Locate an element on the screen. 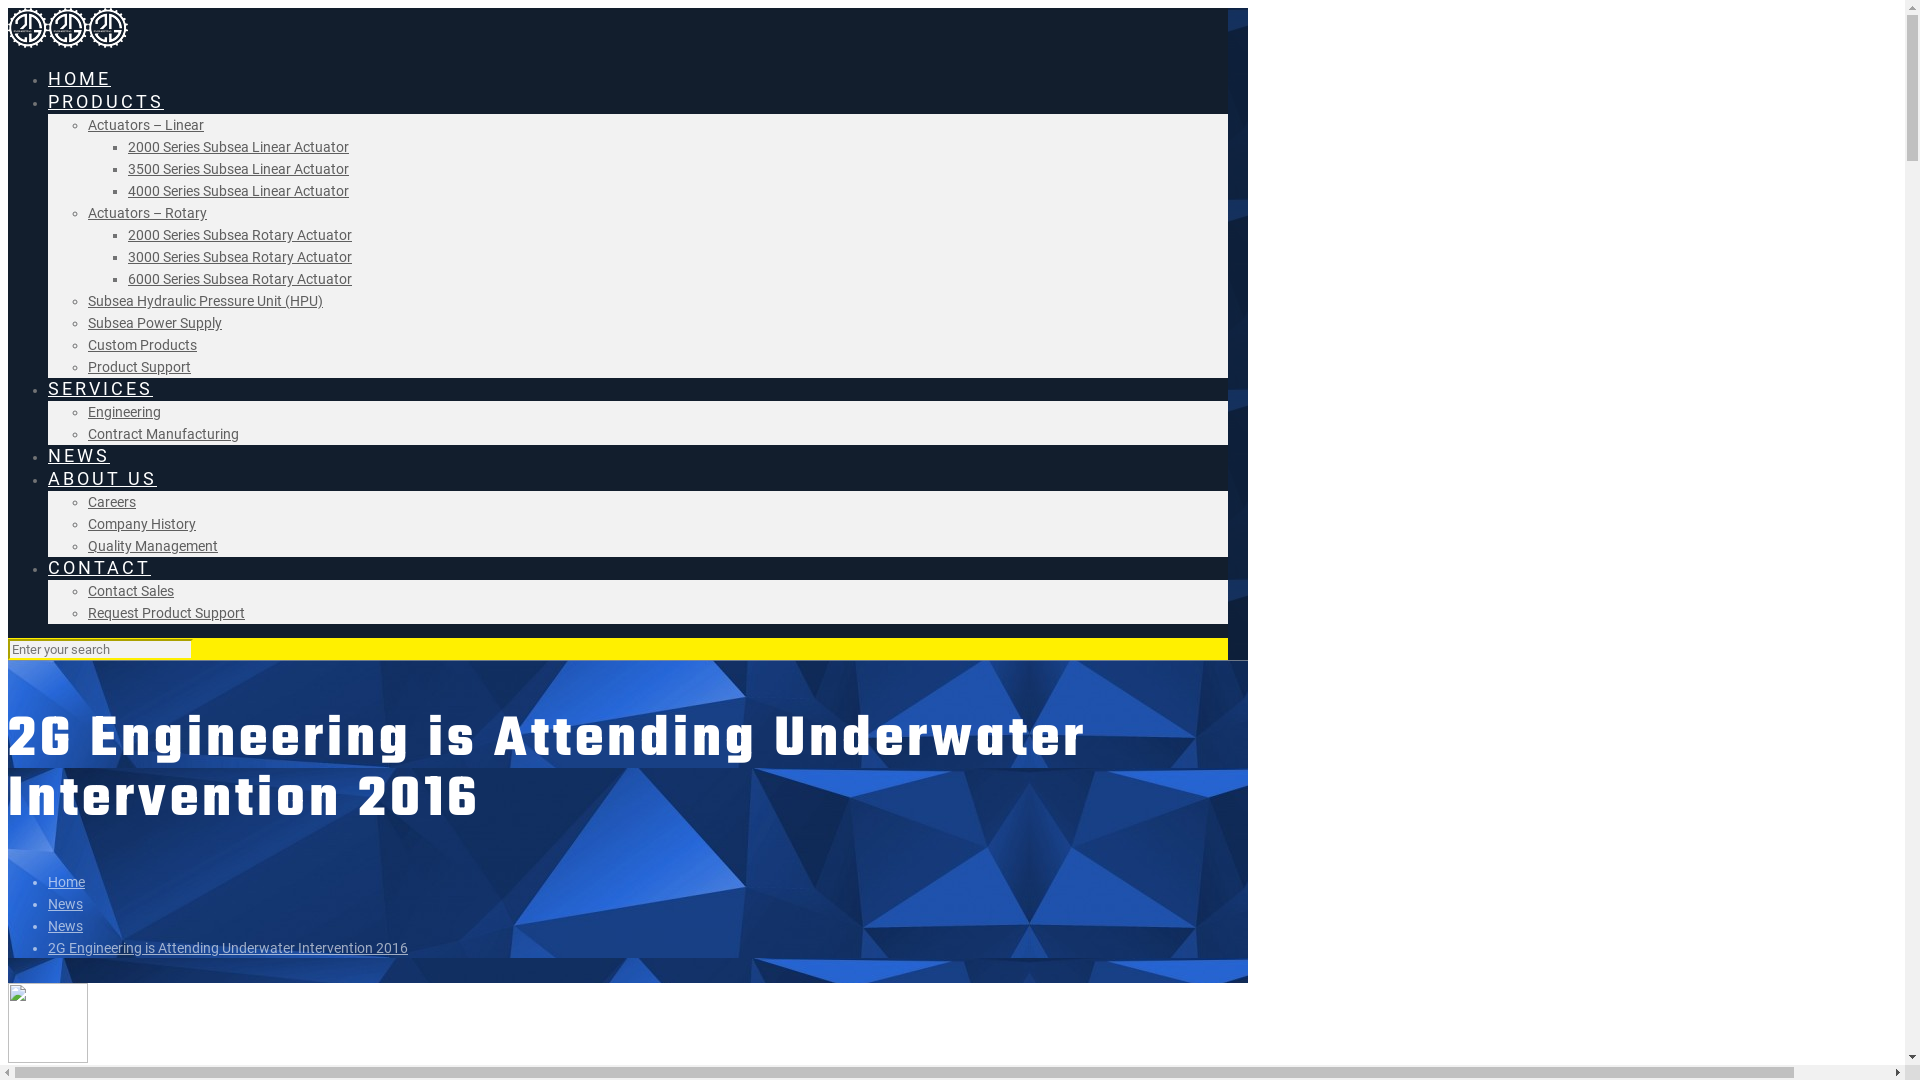 The height and width of the screenshot is (1080, 1920). 'Request Product Support' is located at coordinates (86, 612).